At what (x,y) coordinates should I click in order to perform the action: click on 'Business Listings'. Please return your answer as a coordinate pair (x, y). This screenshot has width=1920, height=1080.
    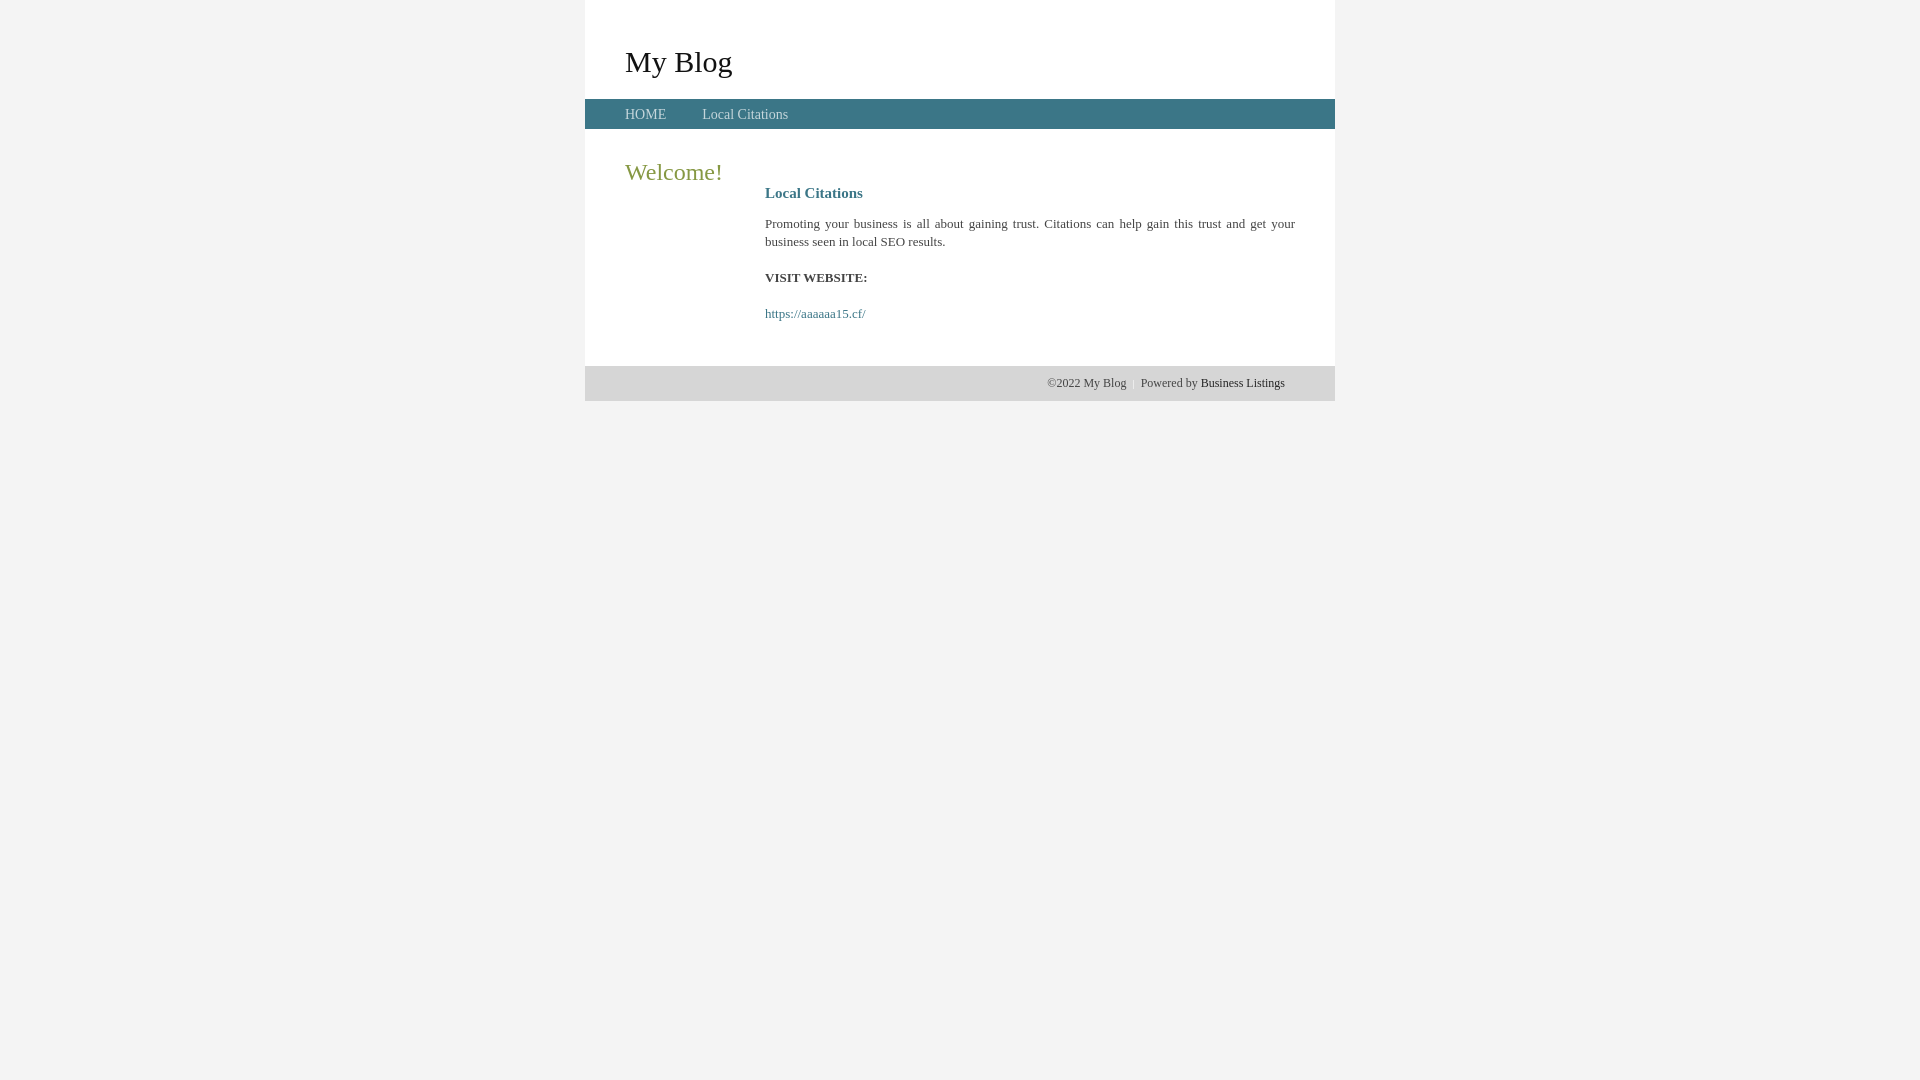
    Looking at the image, I should click on (1242, 382).